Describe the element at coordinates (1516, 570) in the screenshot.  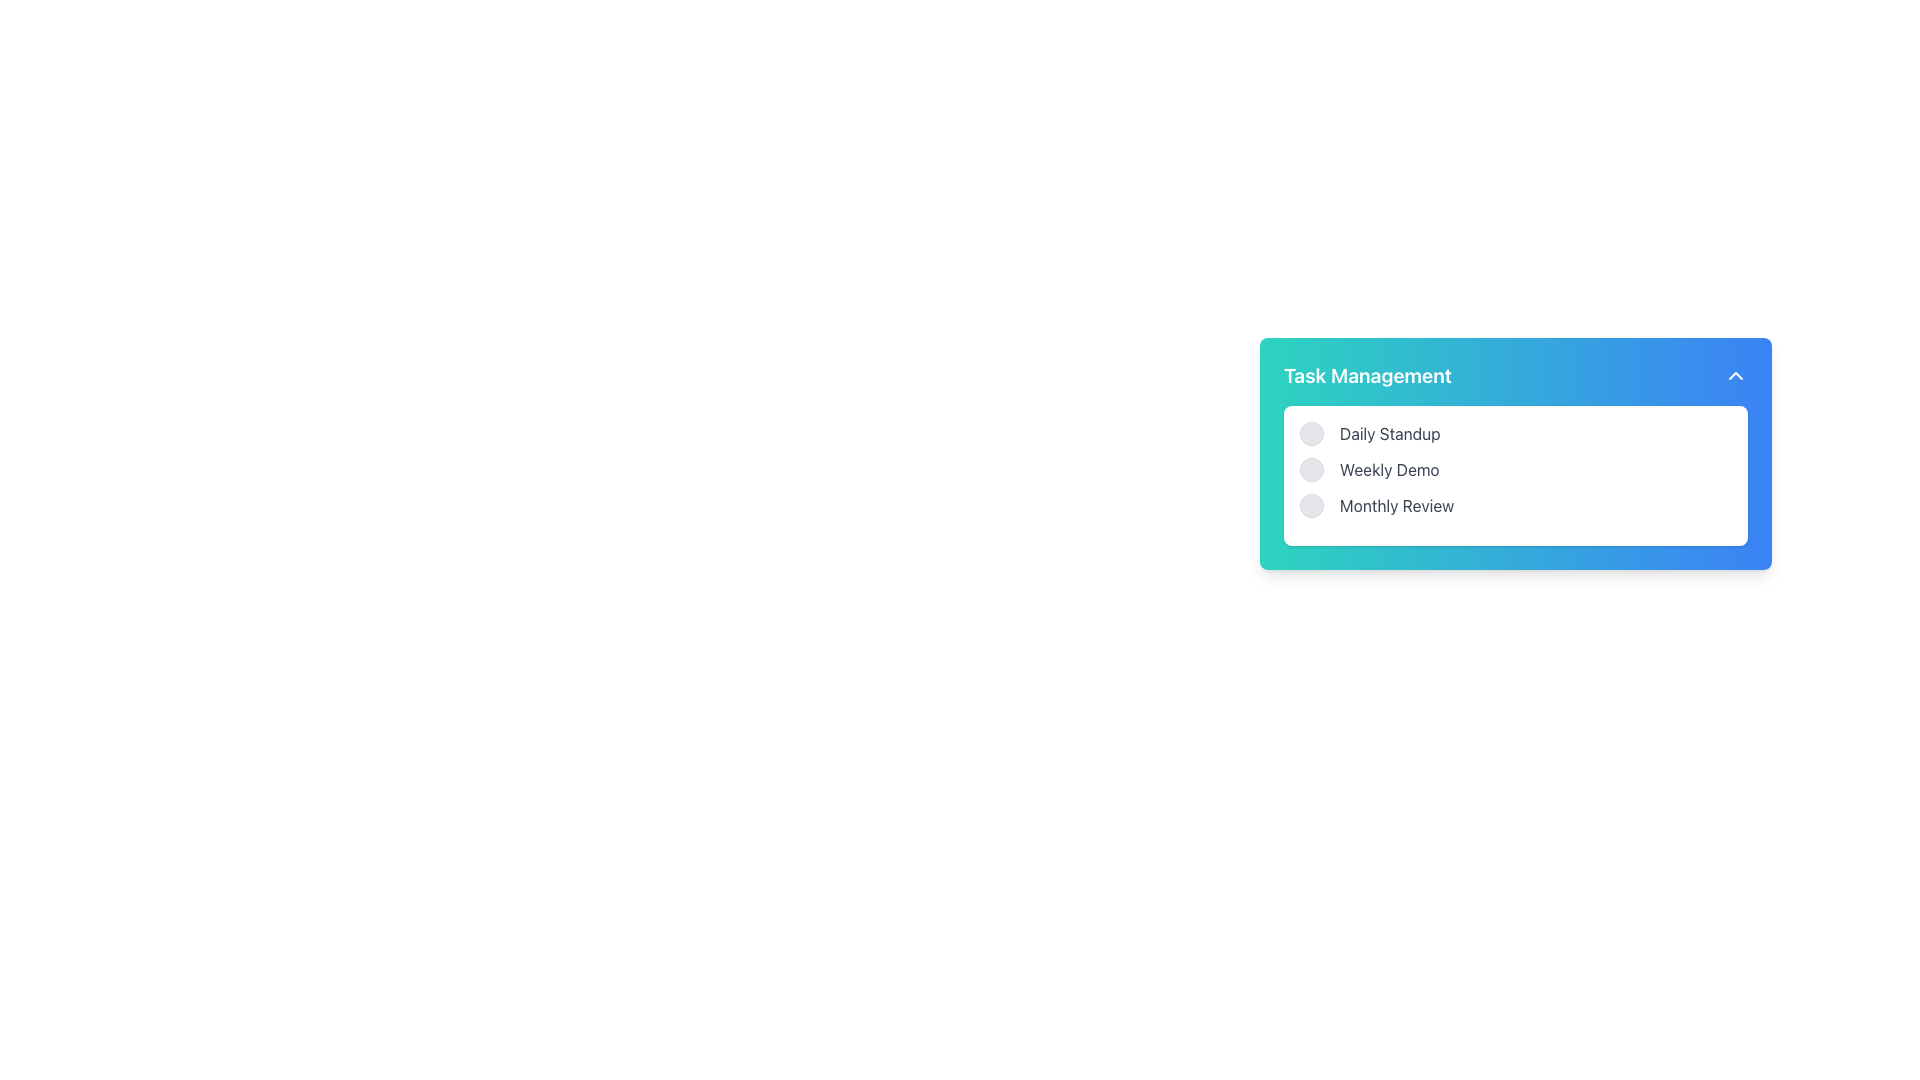
I see `the downward-pointing arrow on the 'Task Management' dropdown panel` at that location.